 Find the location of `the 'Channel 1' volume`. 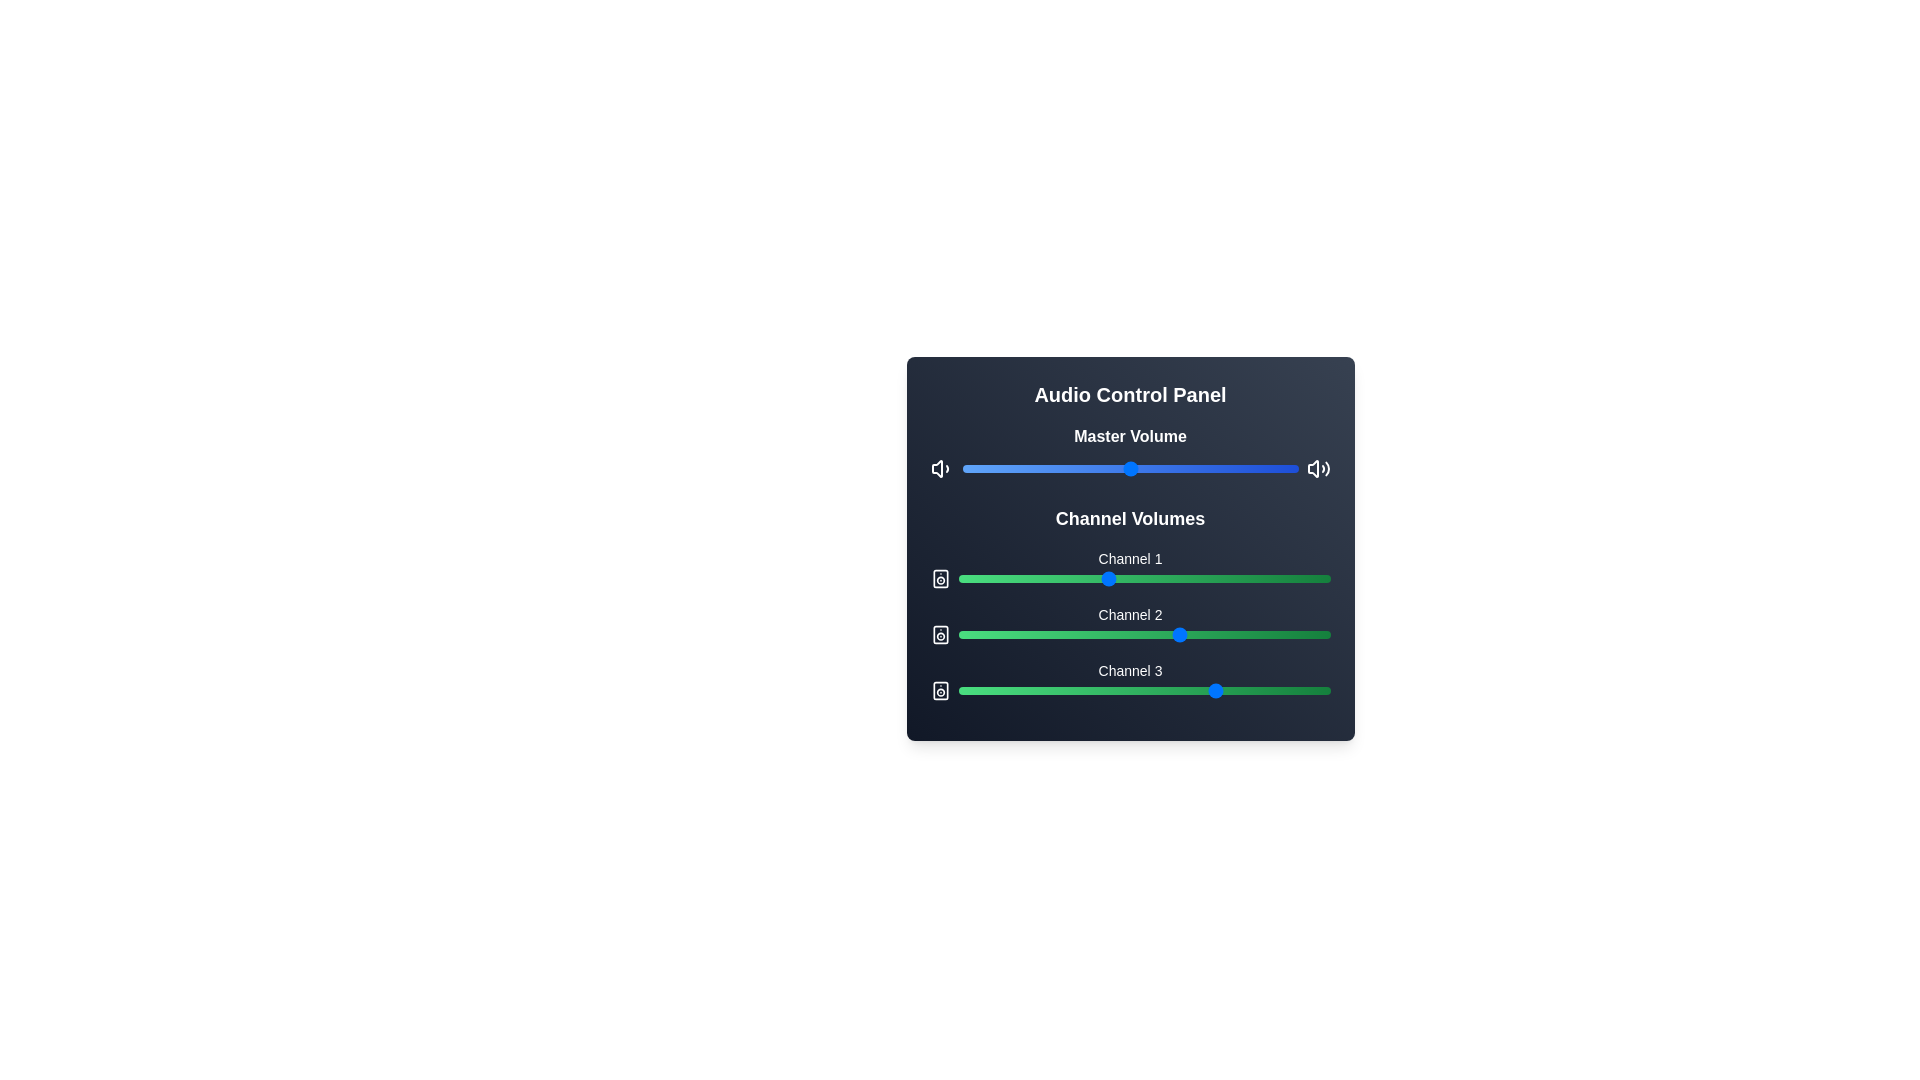

the 'Channel 1' volume is located at coordinates (992, 578).